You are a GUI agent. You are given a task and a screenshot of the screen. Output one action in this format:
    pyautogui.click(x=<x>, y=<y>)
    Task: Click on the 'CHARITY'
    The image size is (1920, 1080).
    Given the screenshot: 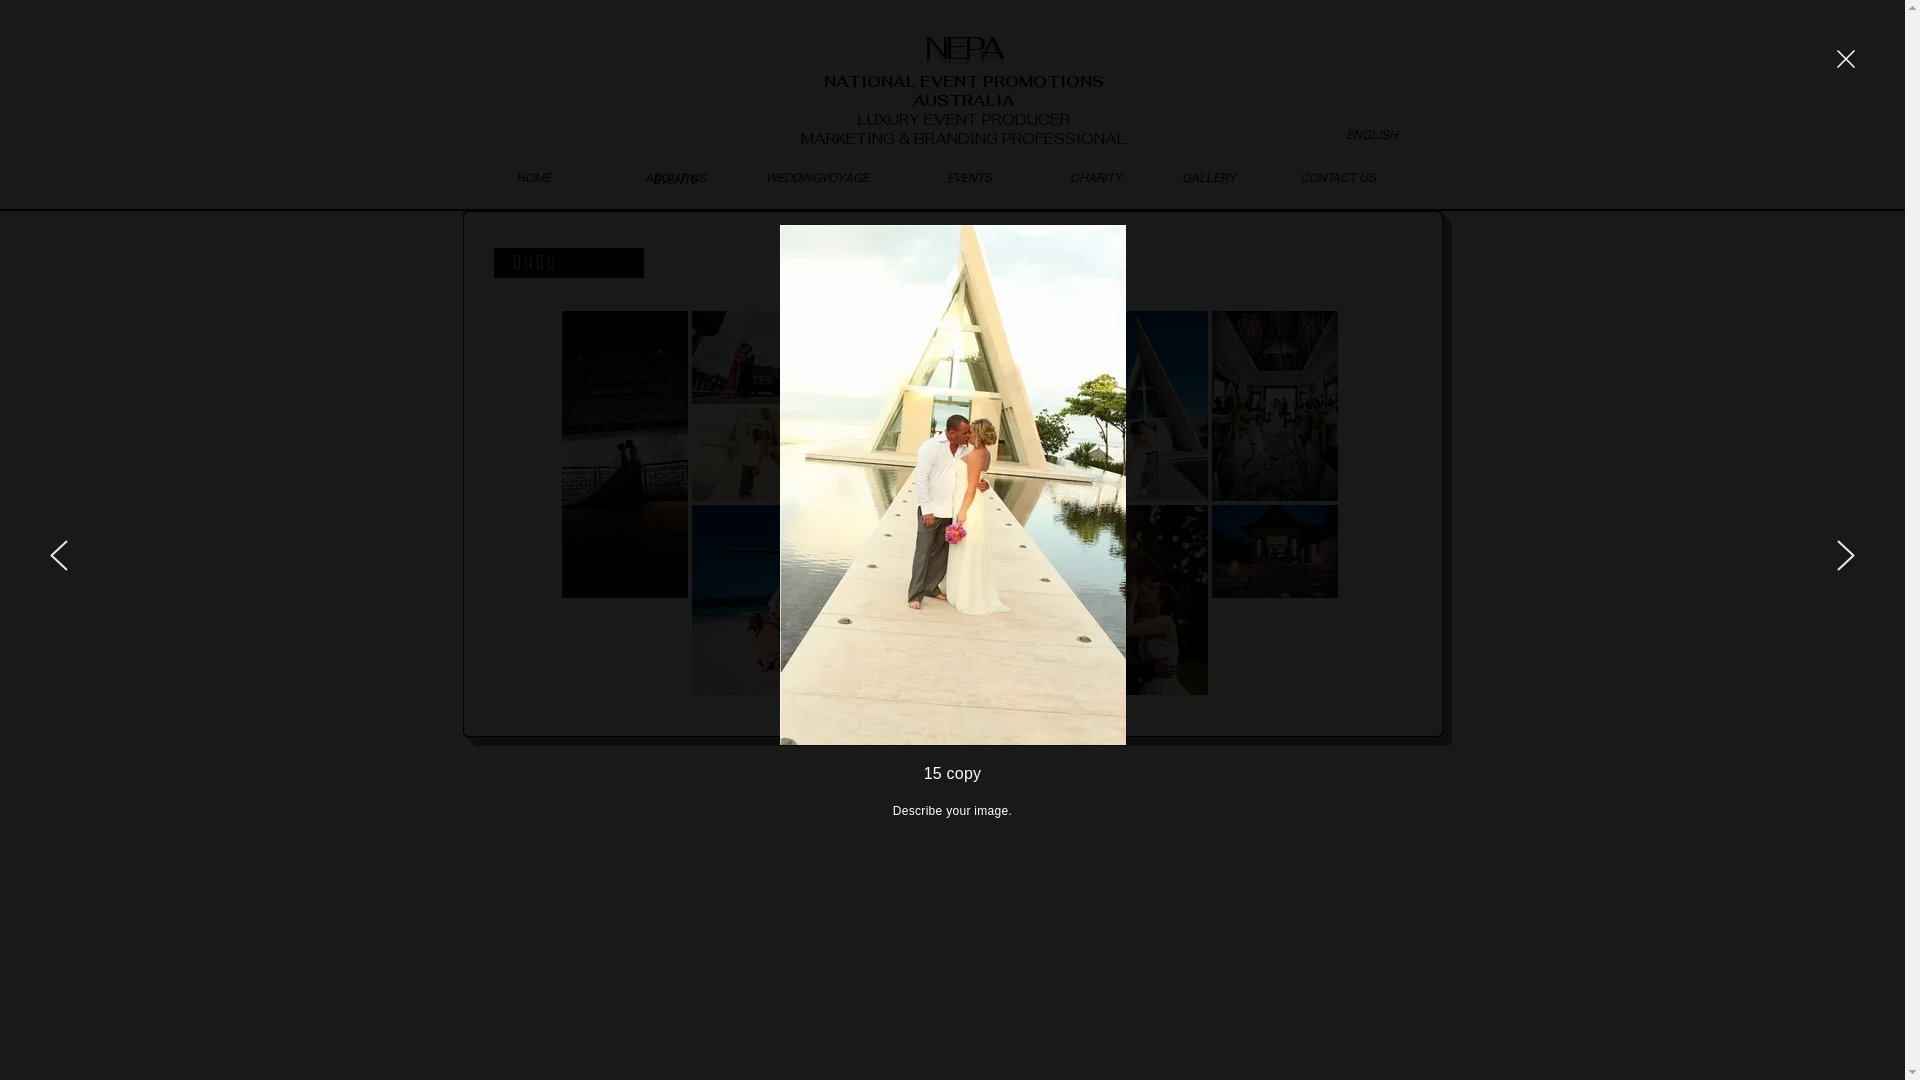 What is the action you would take?
    pyautogui.click(x=1094, y=176)
    